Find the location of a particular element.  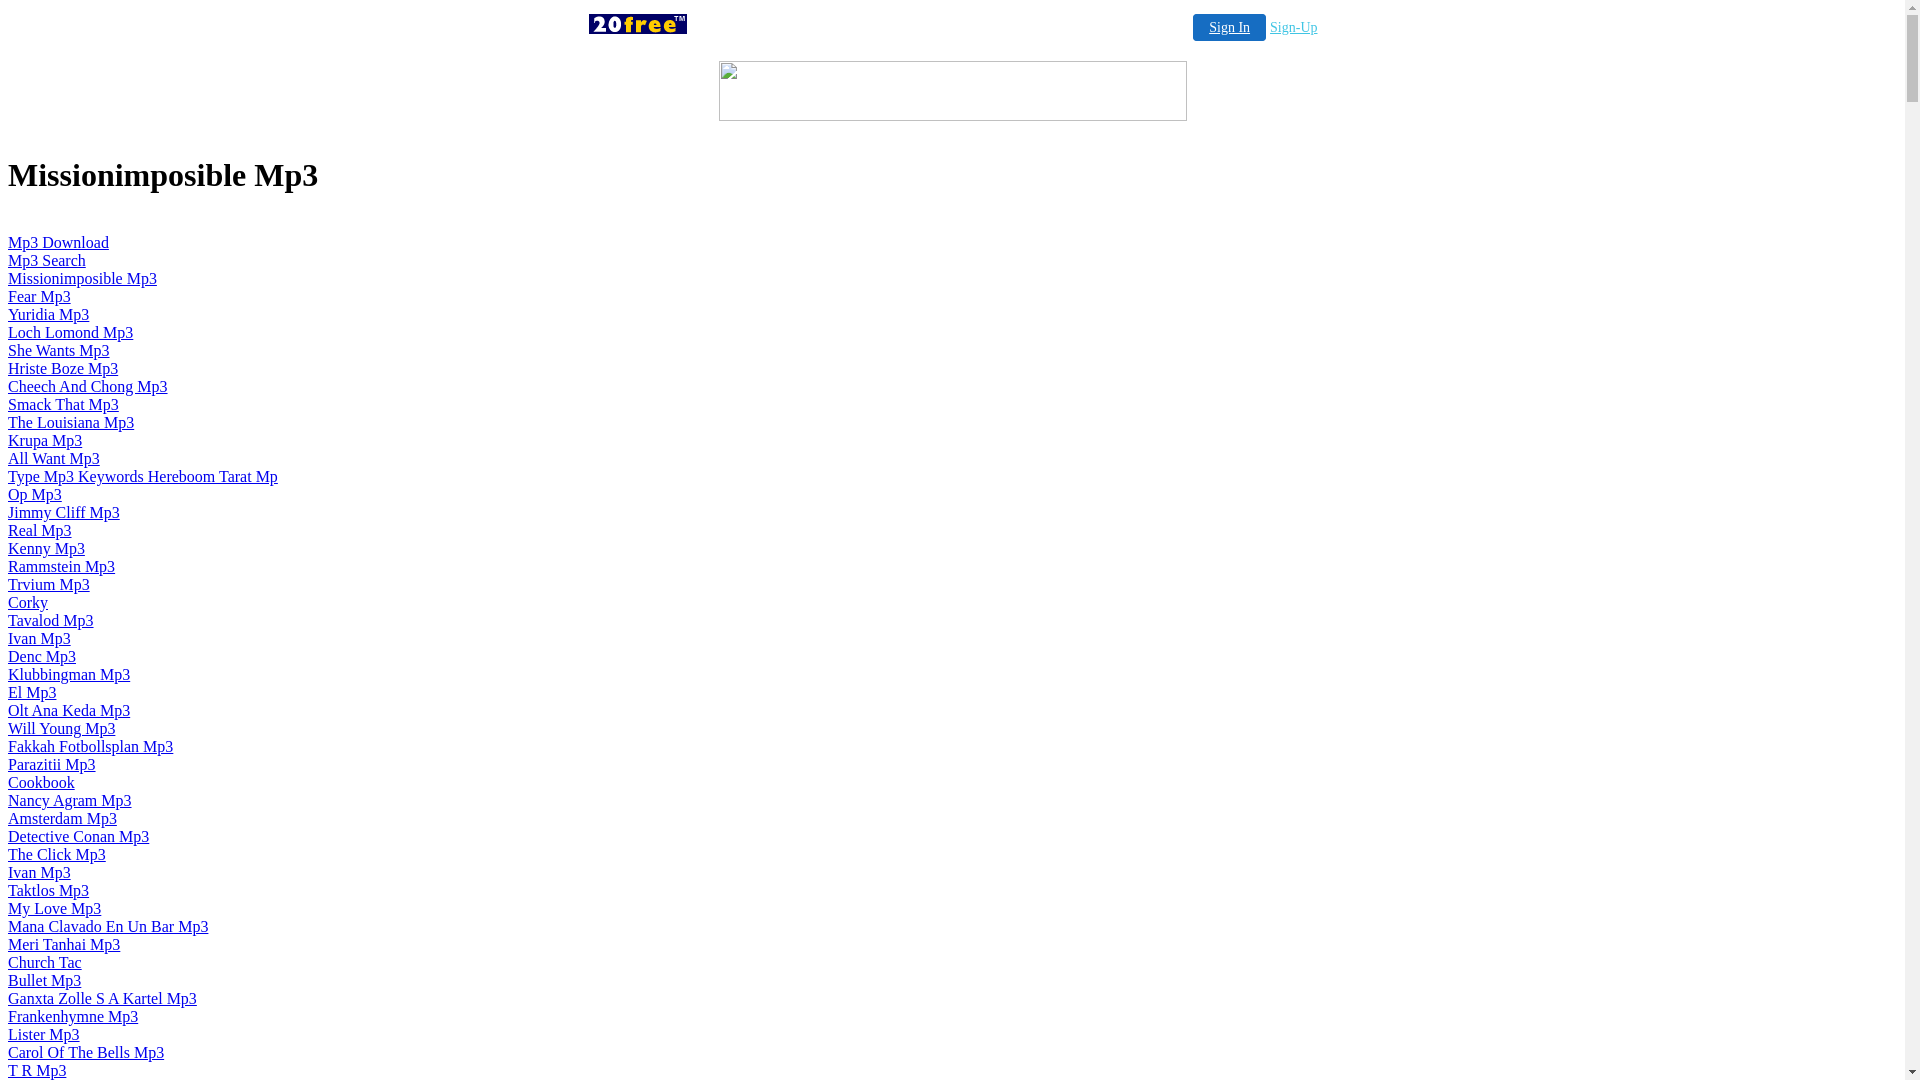

'Detective Conan Mp3' is located at coordinates (78, 836).